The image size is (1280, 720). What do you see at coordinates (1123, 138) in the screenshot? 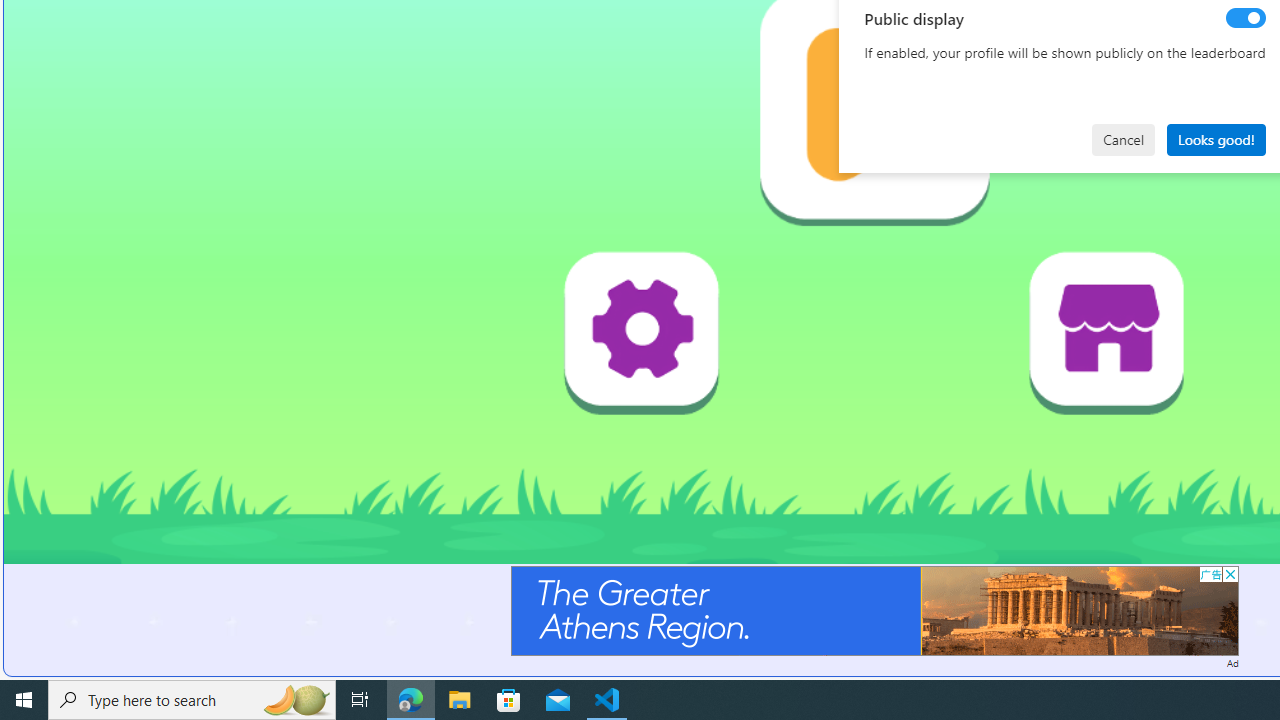
I see `'Cancel'` at bounding box center [1123, 138].